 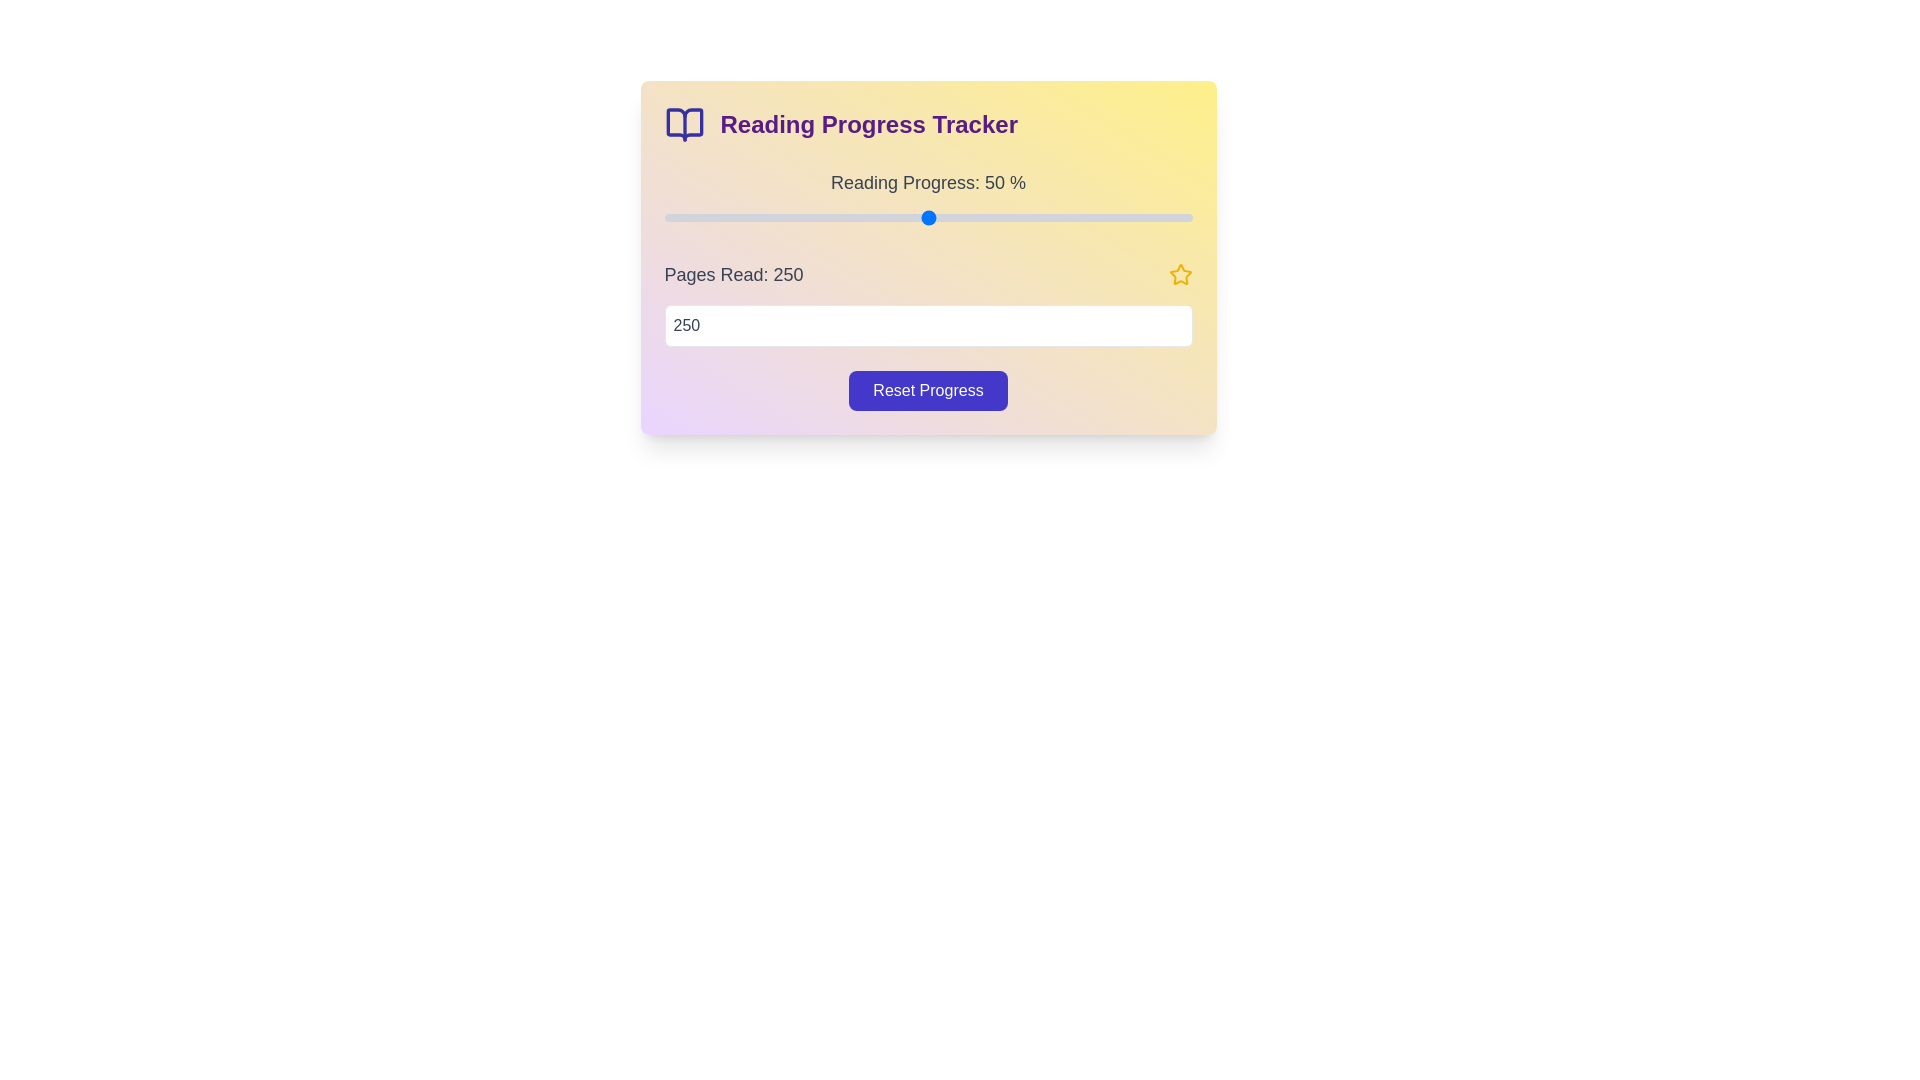 I want to click on the number of pages read to 141 using the input field, so click(x=927, y=325).